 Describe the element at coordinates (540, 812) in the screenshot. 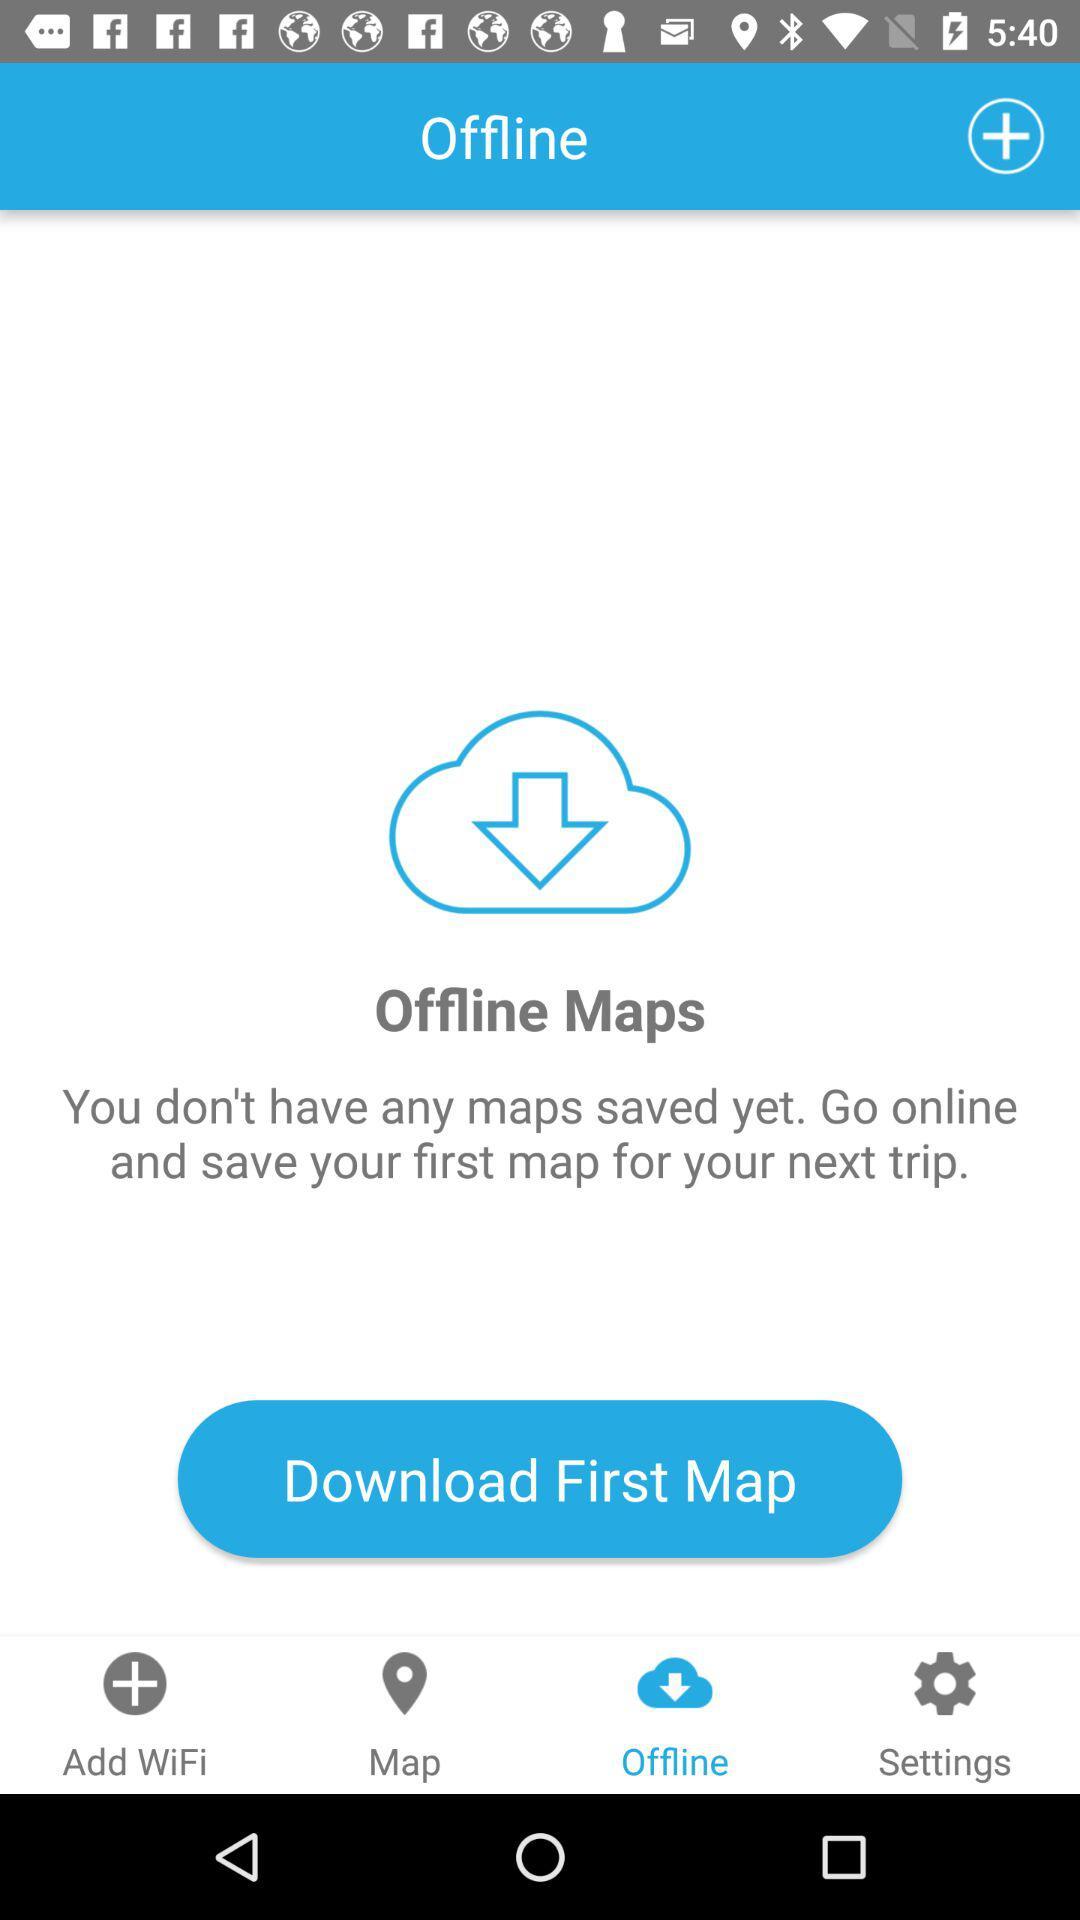

I see `the download icon from the middle` at that location.